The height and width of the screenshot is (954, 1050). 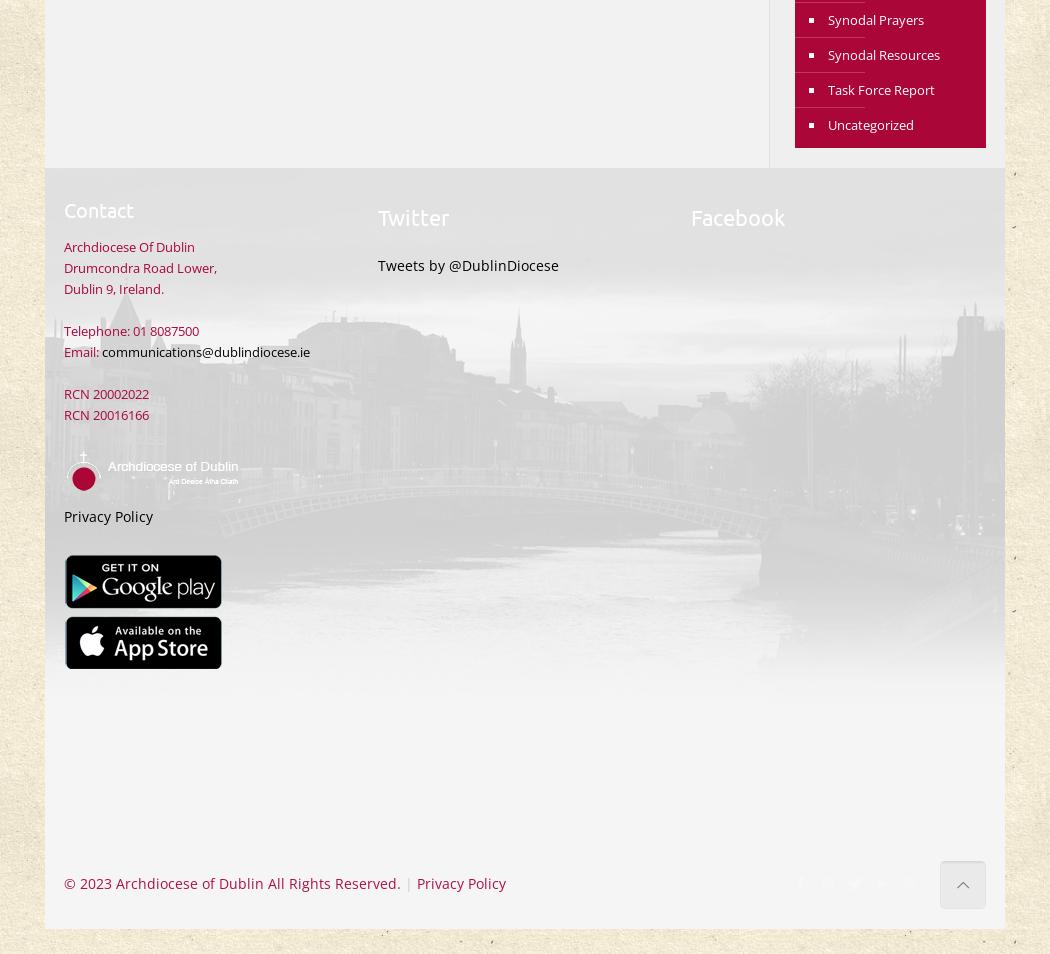 What do you see at coordinates (130, 331) in the screenshot?
I see `'Telephone: 01 8087500'` at bounding box center [130, 331].